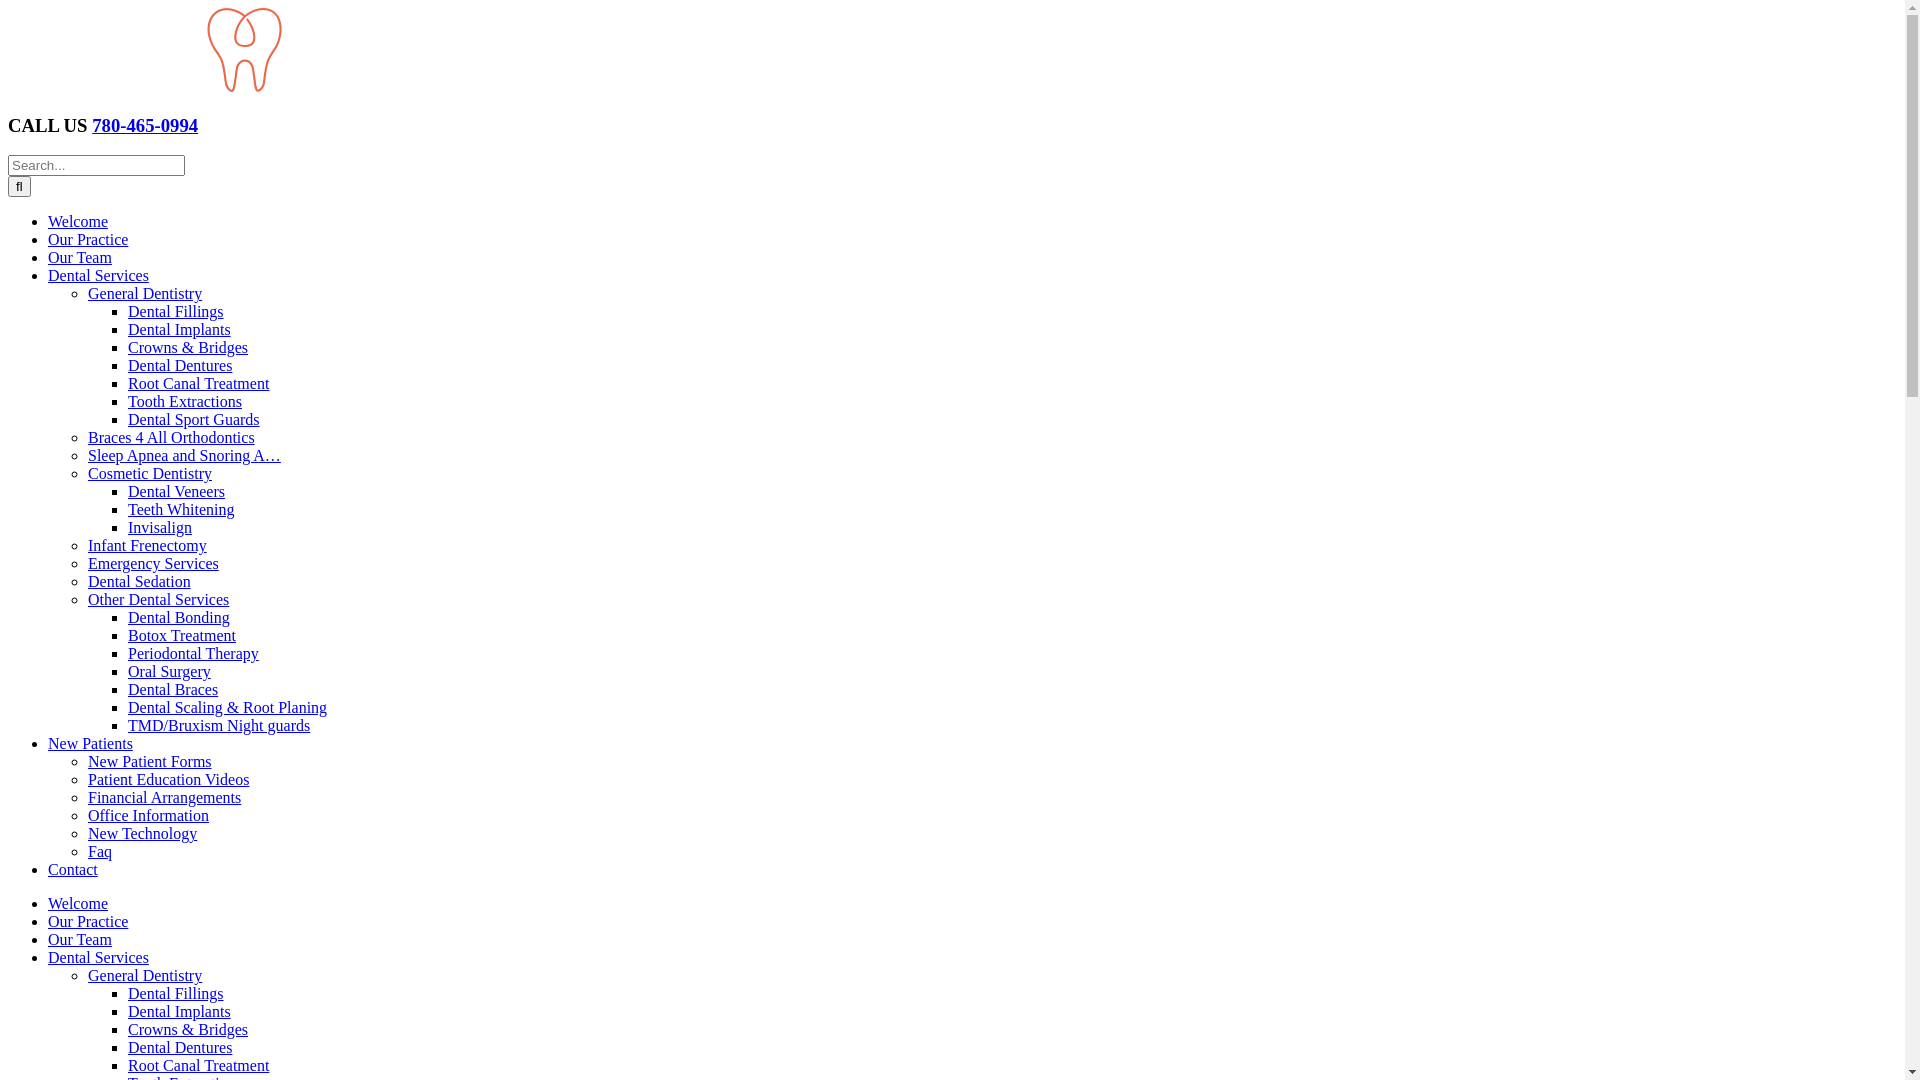  I want to click on 'Dental Implants', so click(127, 328).